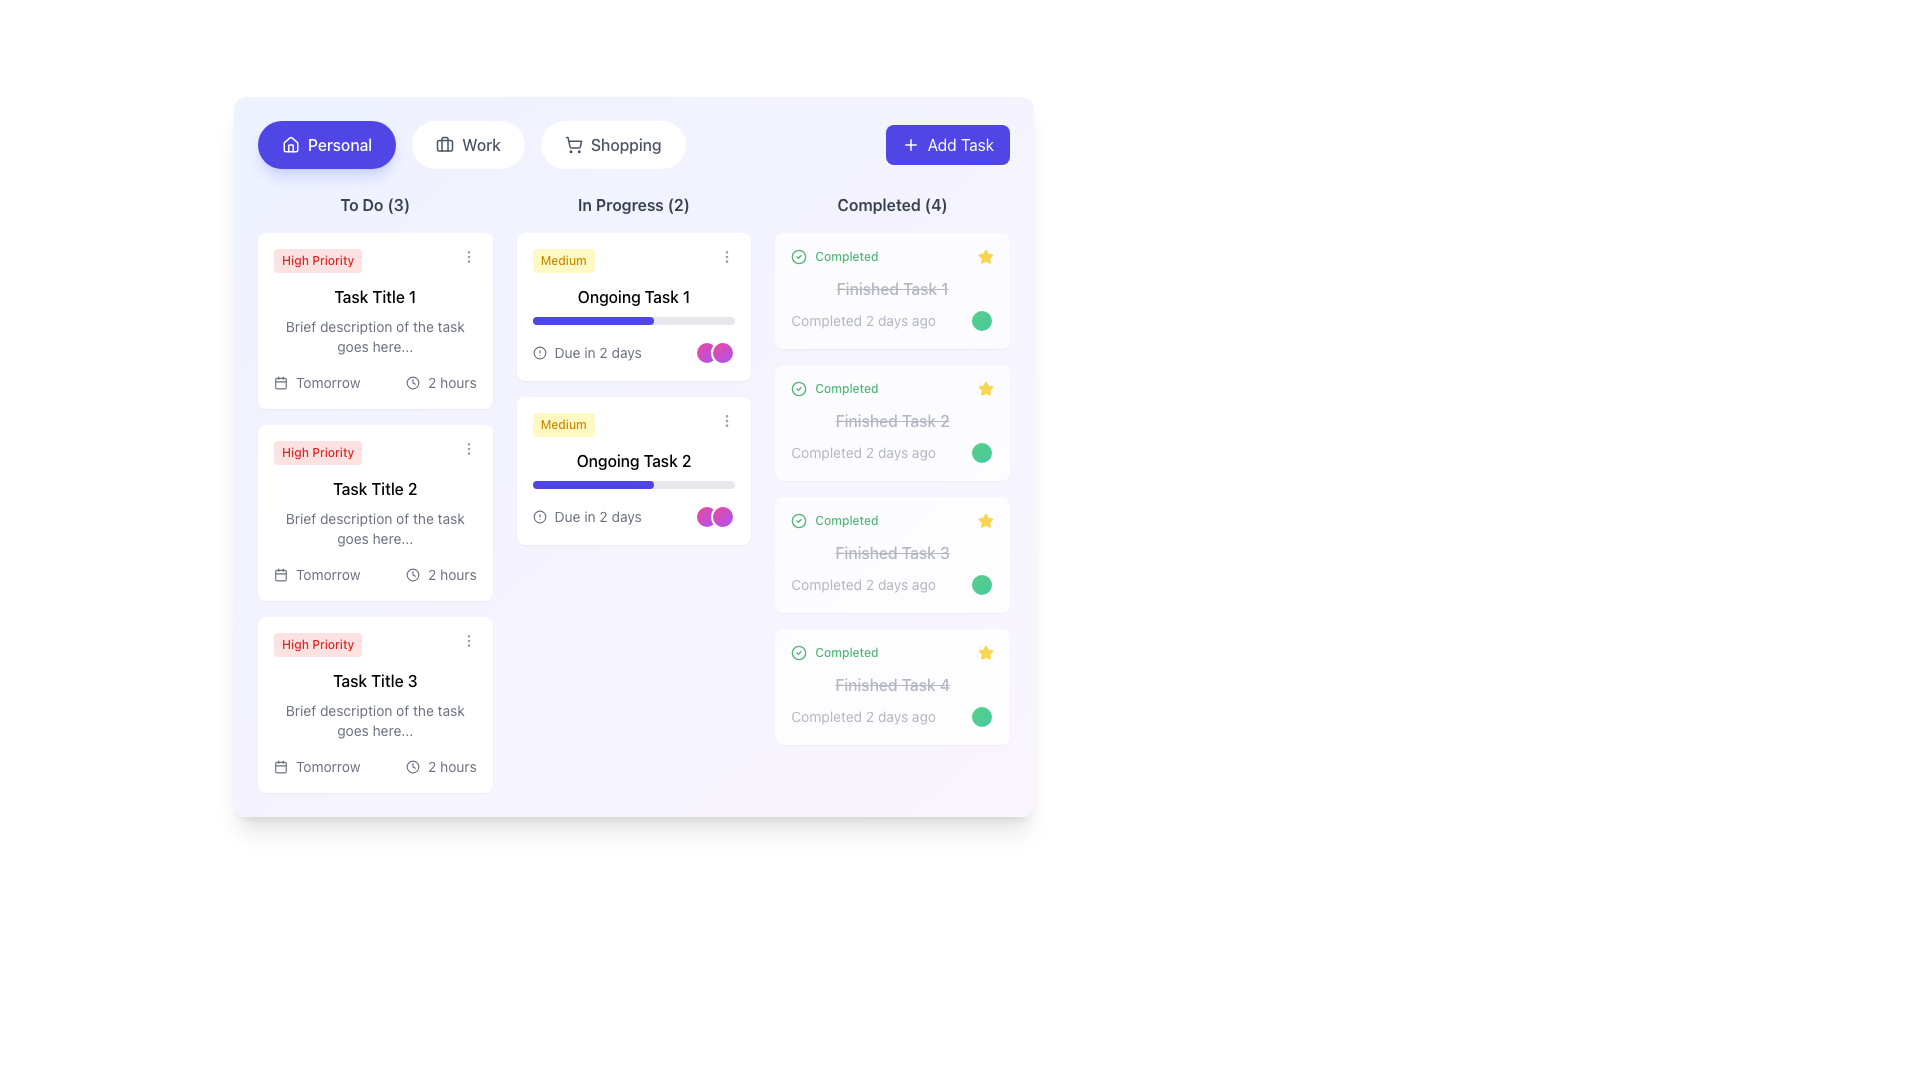  I want to click on the text label displaying 'Completed (4)', which is styled in bold gray and serves as a section title above a list of completed tasks, so click(891, 204).